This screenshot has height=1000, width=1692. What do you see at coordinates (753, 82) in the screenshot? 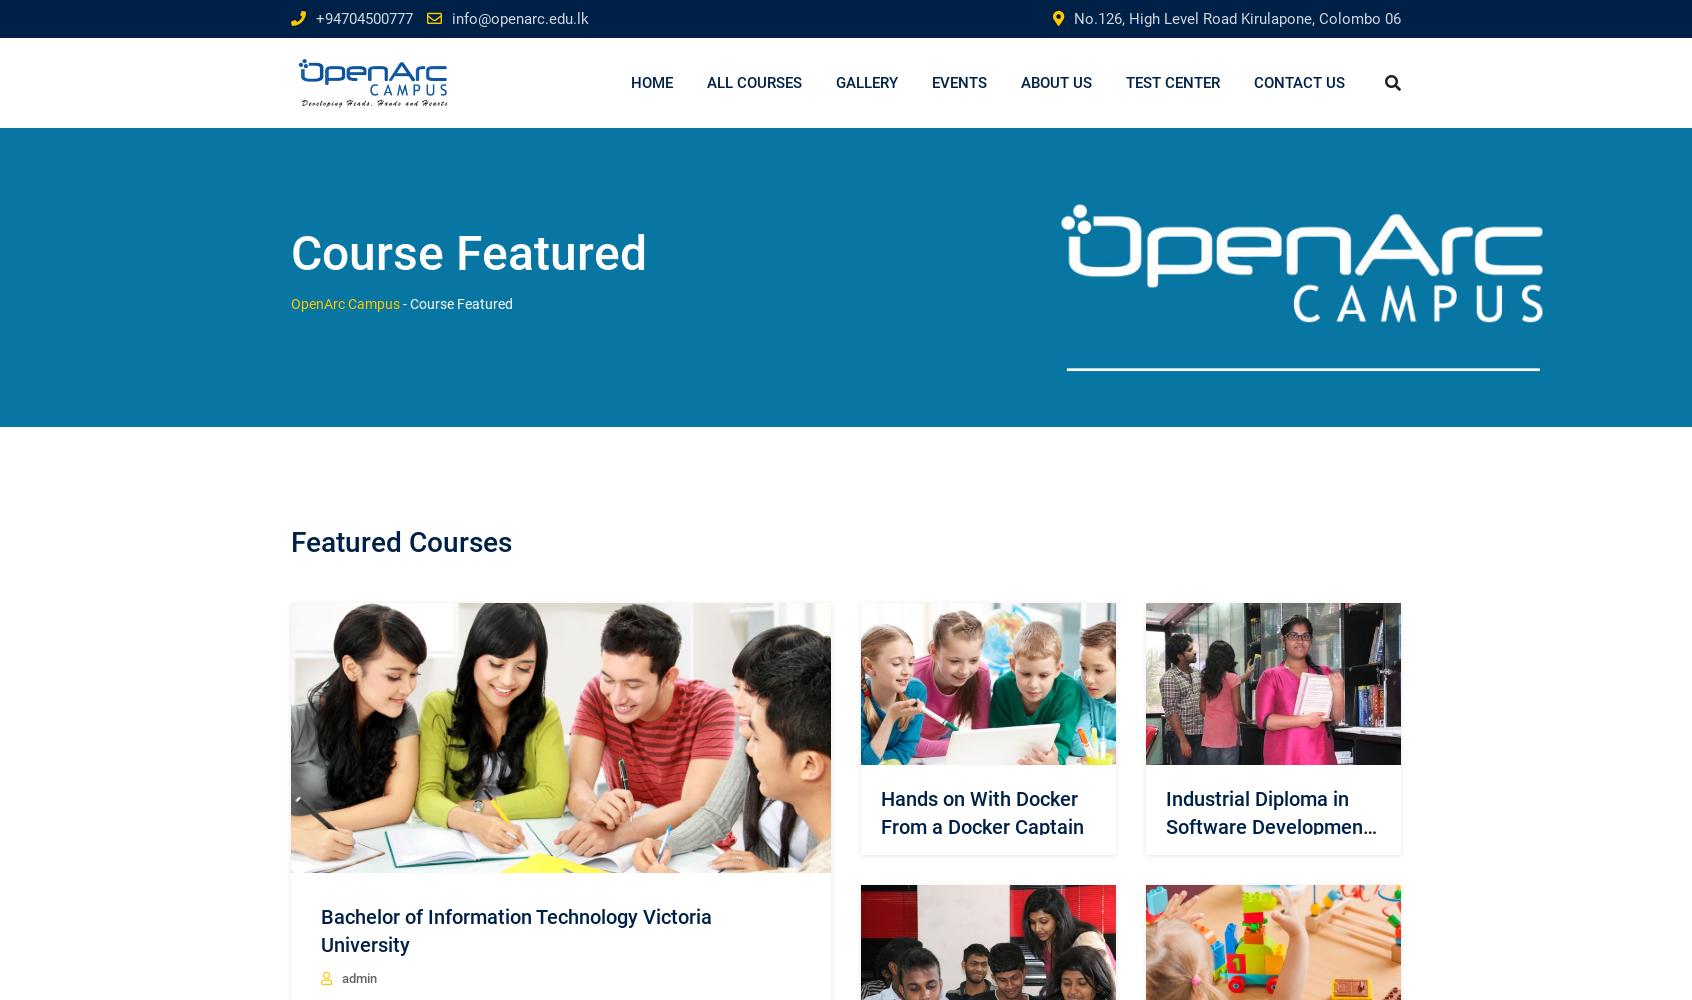
I see `'ALL COURSES'` at bounding box center [753, 82].